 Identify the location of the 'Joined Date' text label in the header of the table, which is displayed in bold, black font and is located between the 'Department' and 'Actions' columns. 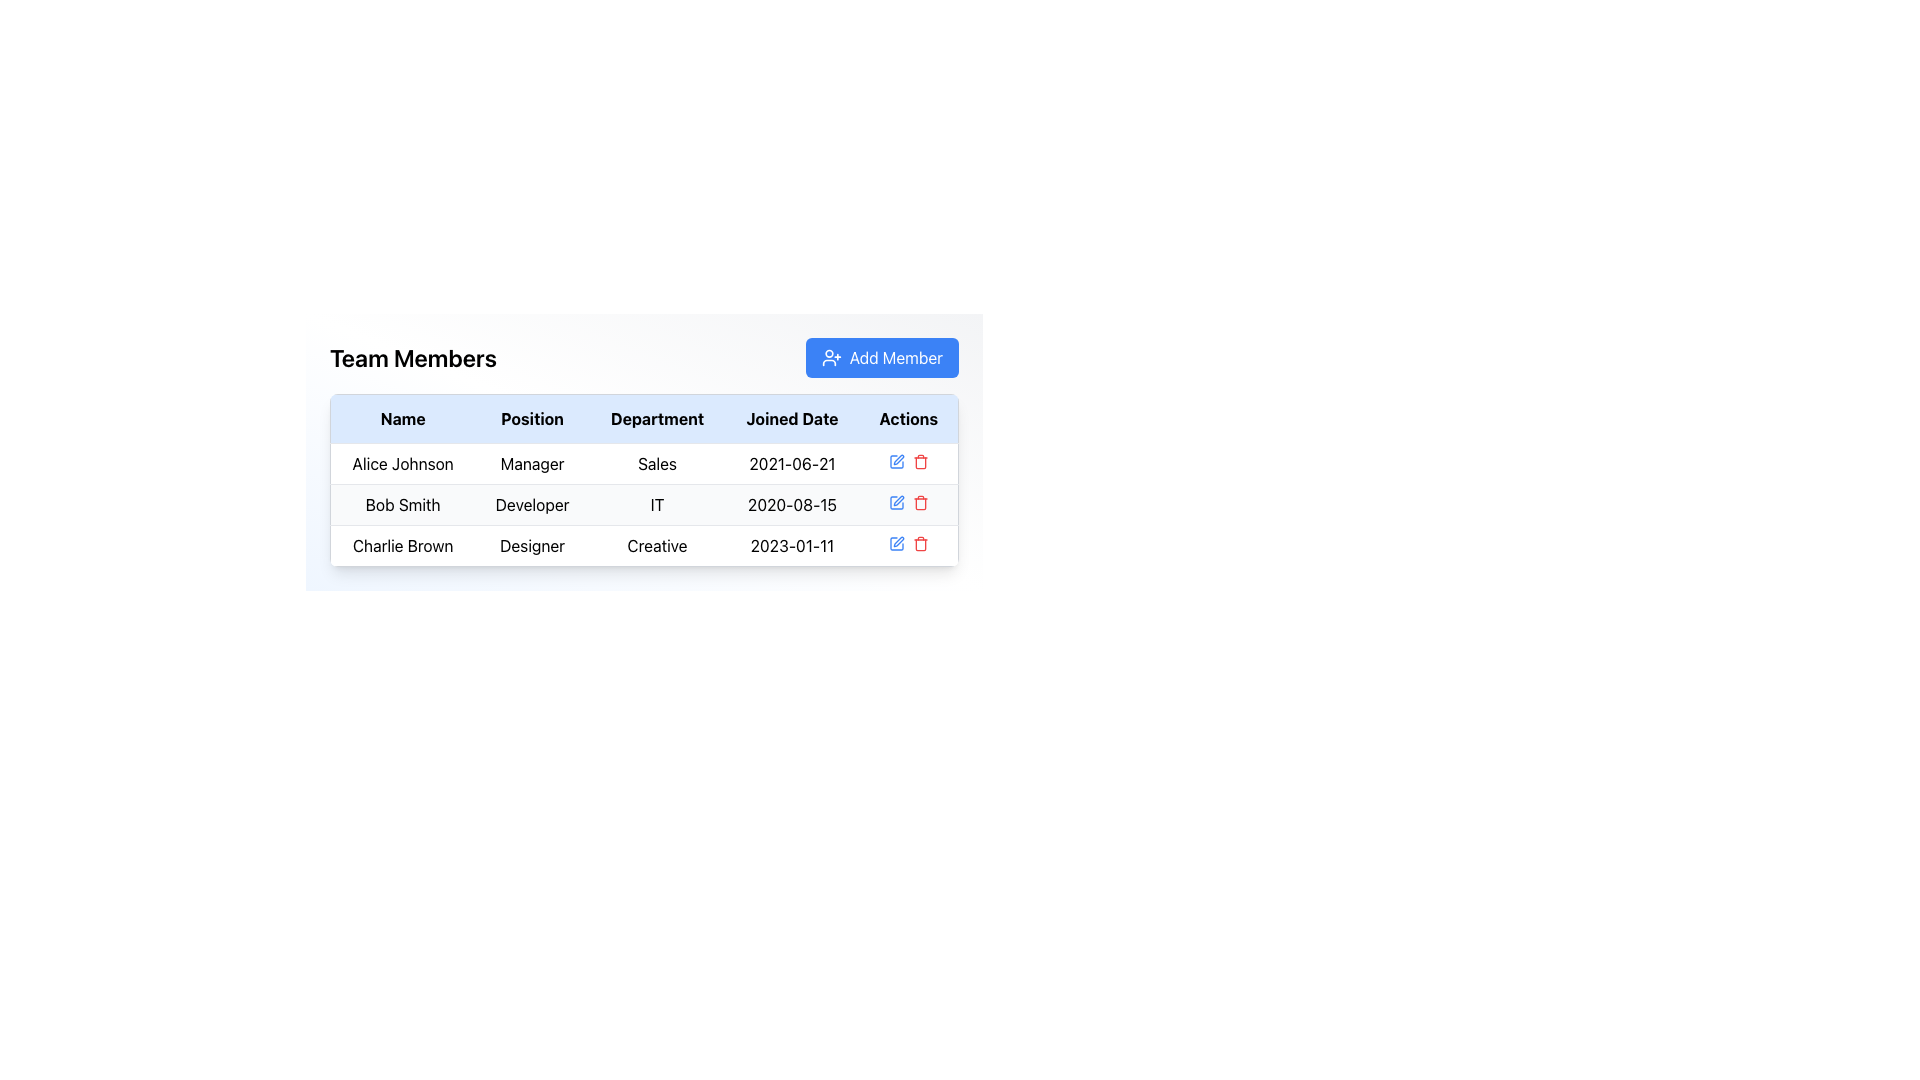
(791, 418).